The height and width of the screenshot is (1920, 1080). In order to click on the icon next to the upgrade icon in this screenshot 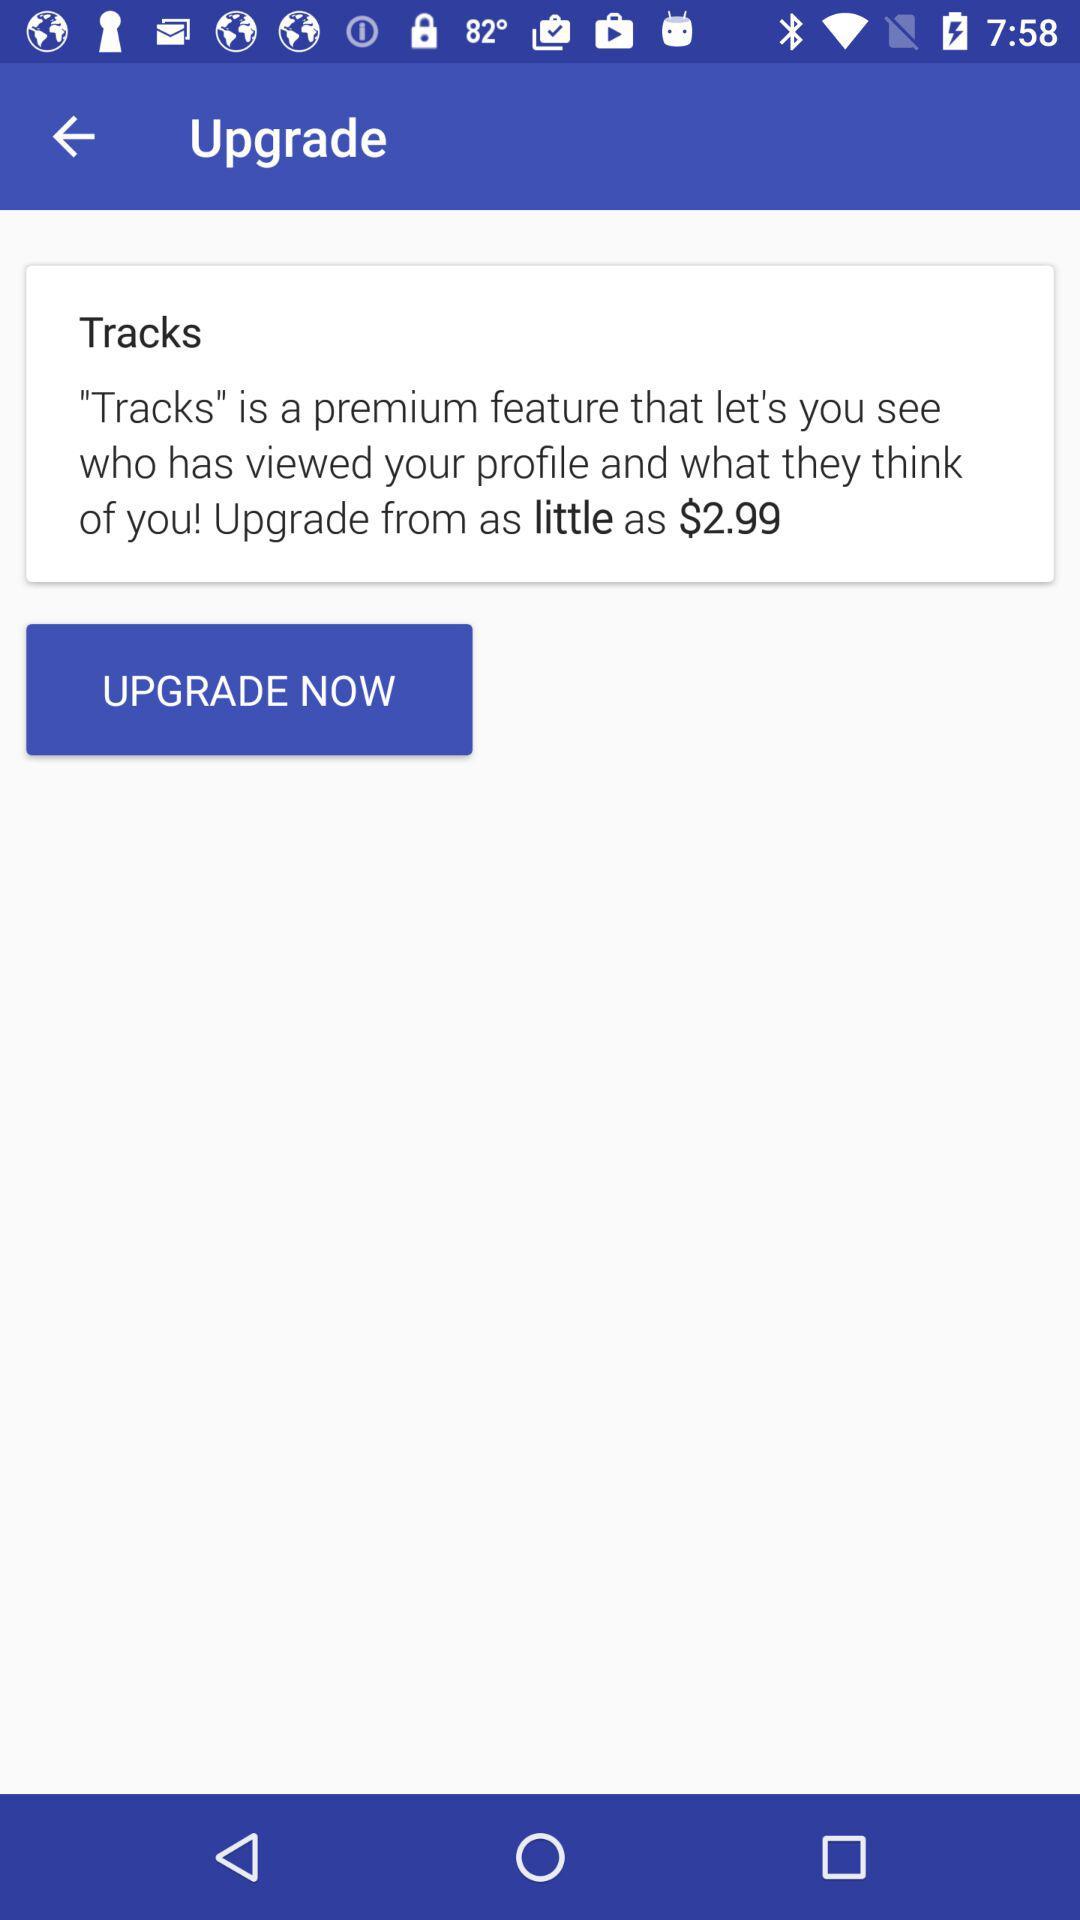, I will do `click(72, 135)`.